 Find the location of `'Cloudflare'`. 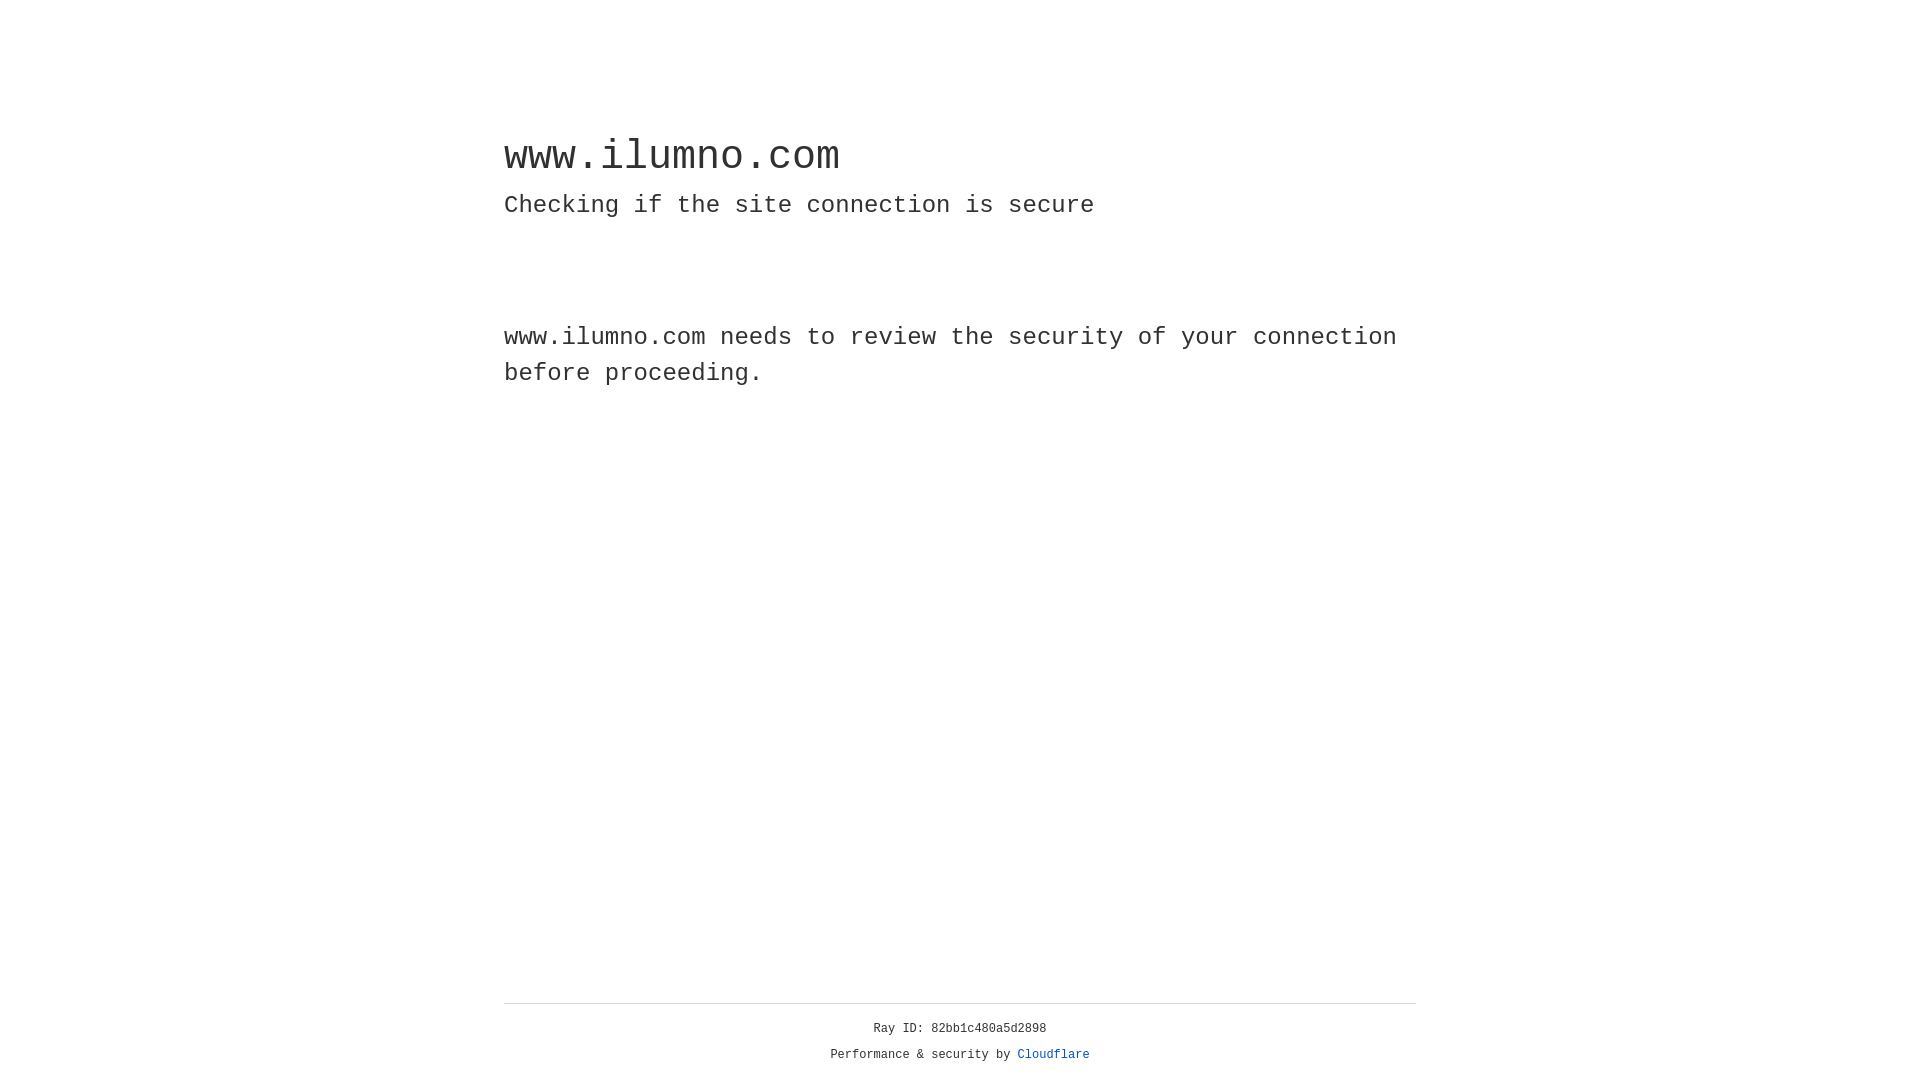

'Cloudflare' is located at coordinates (1053, 1054).